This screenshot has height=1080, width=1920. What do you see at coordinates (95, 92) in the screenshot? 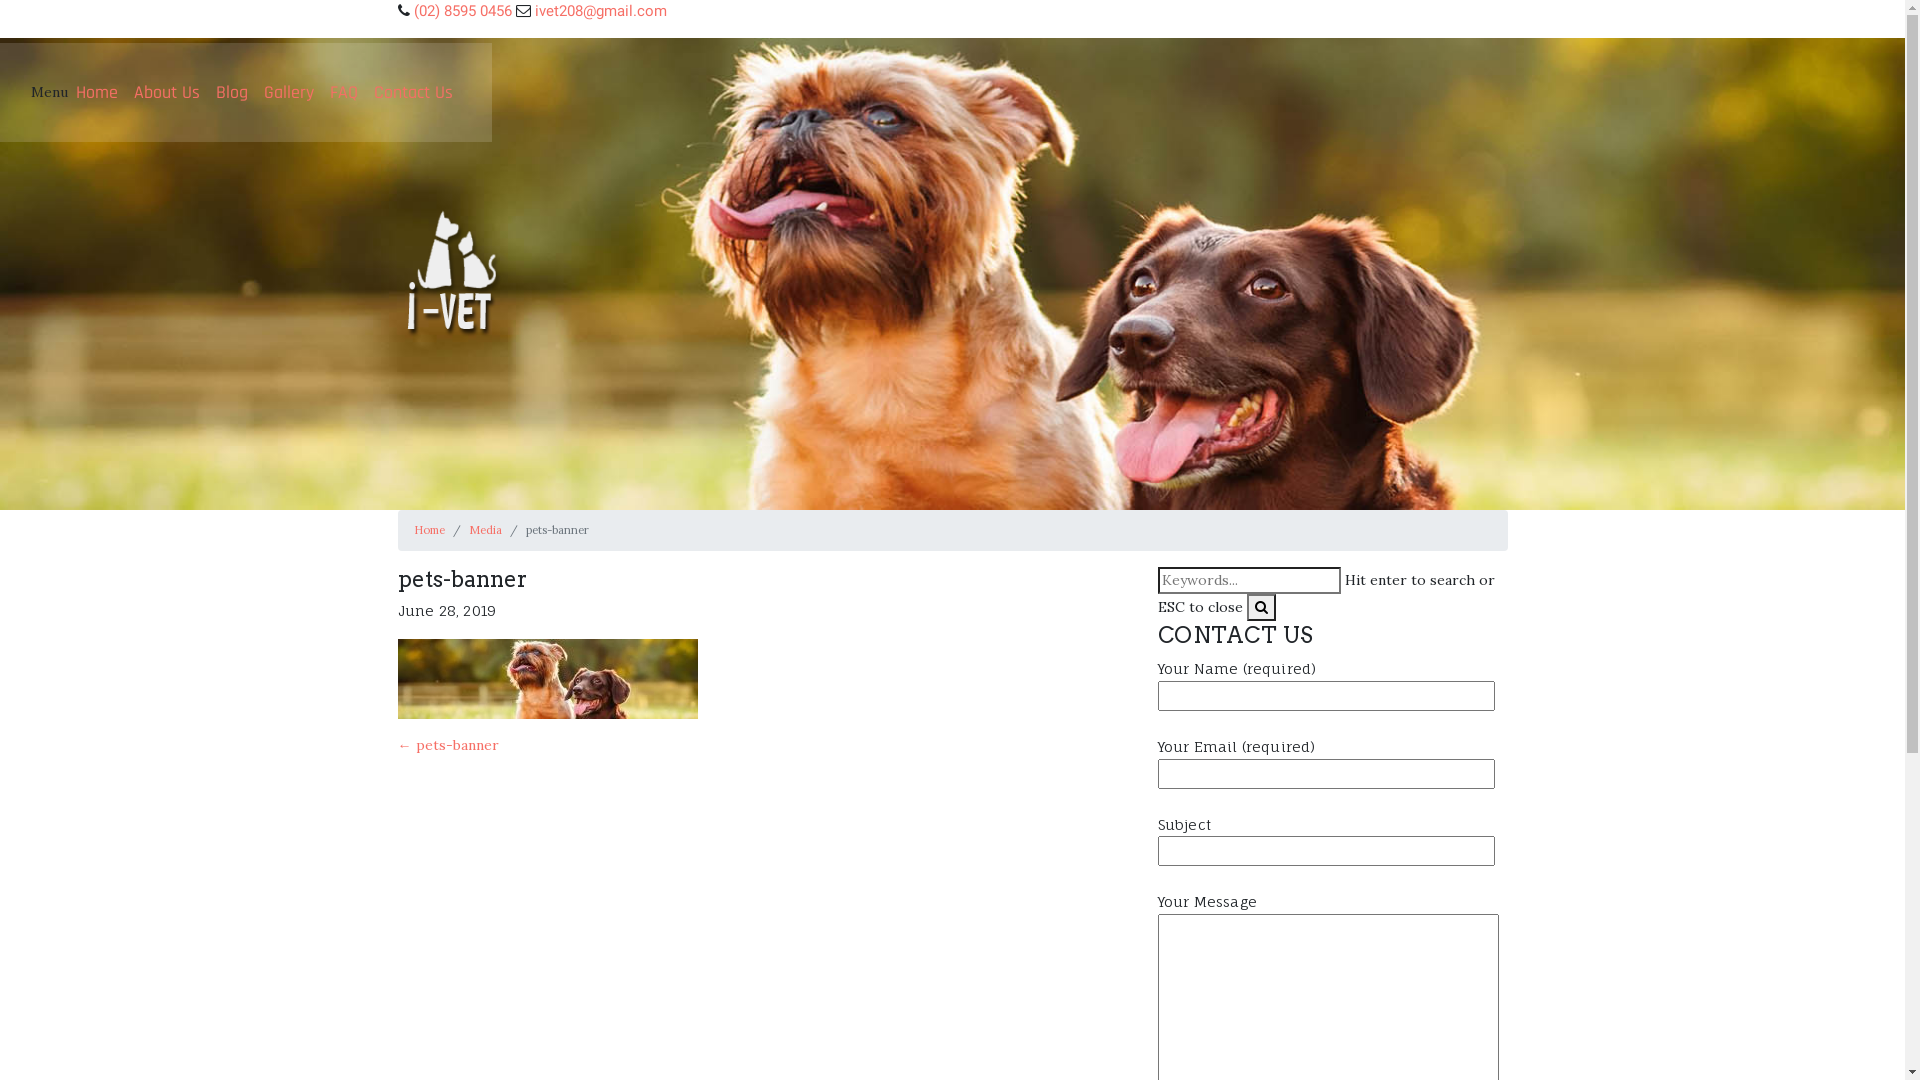
I see `'Home'` at bounding box center [95, 92].